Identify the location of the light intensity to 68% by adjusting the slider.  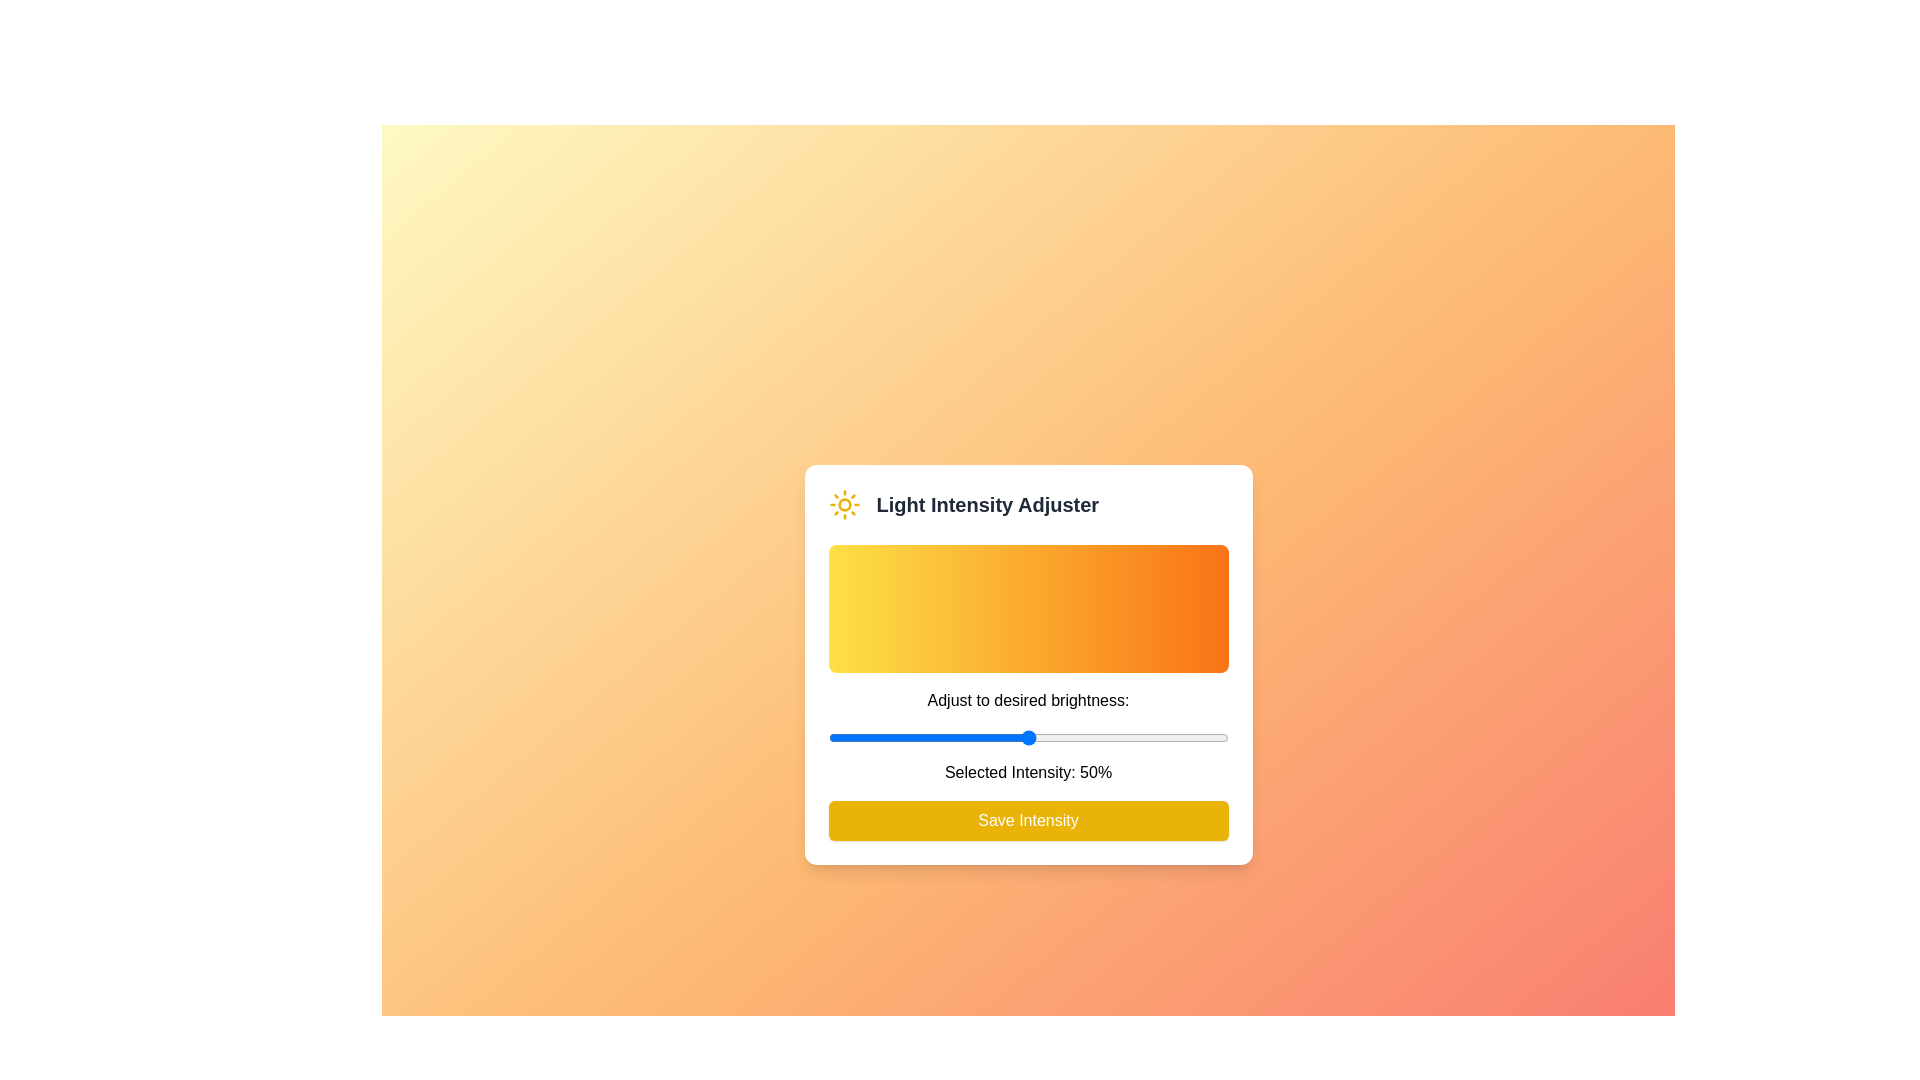
(1099, 737).